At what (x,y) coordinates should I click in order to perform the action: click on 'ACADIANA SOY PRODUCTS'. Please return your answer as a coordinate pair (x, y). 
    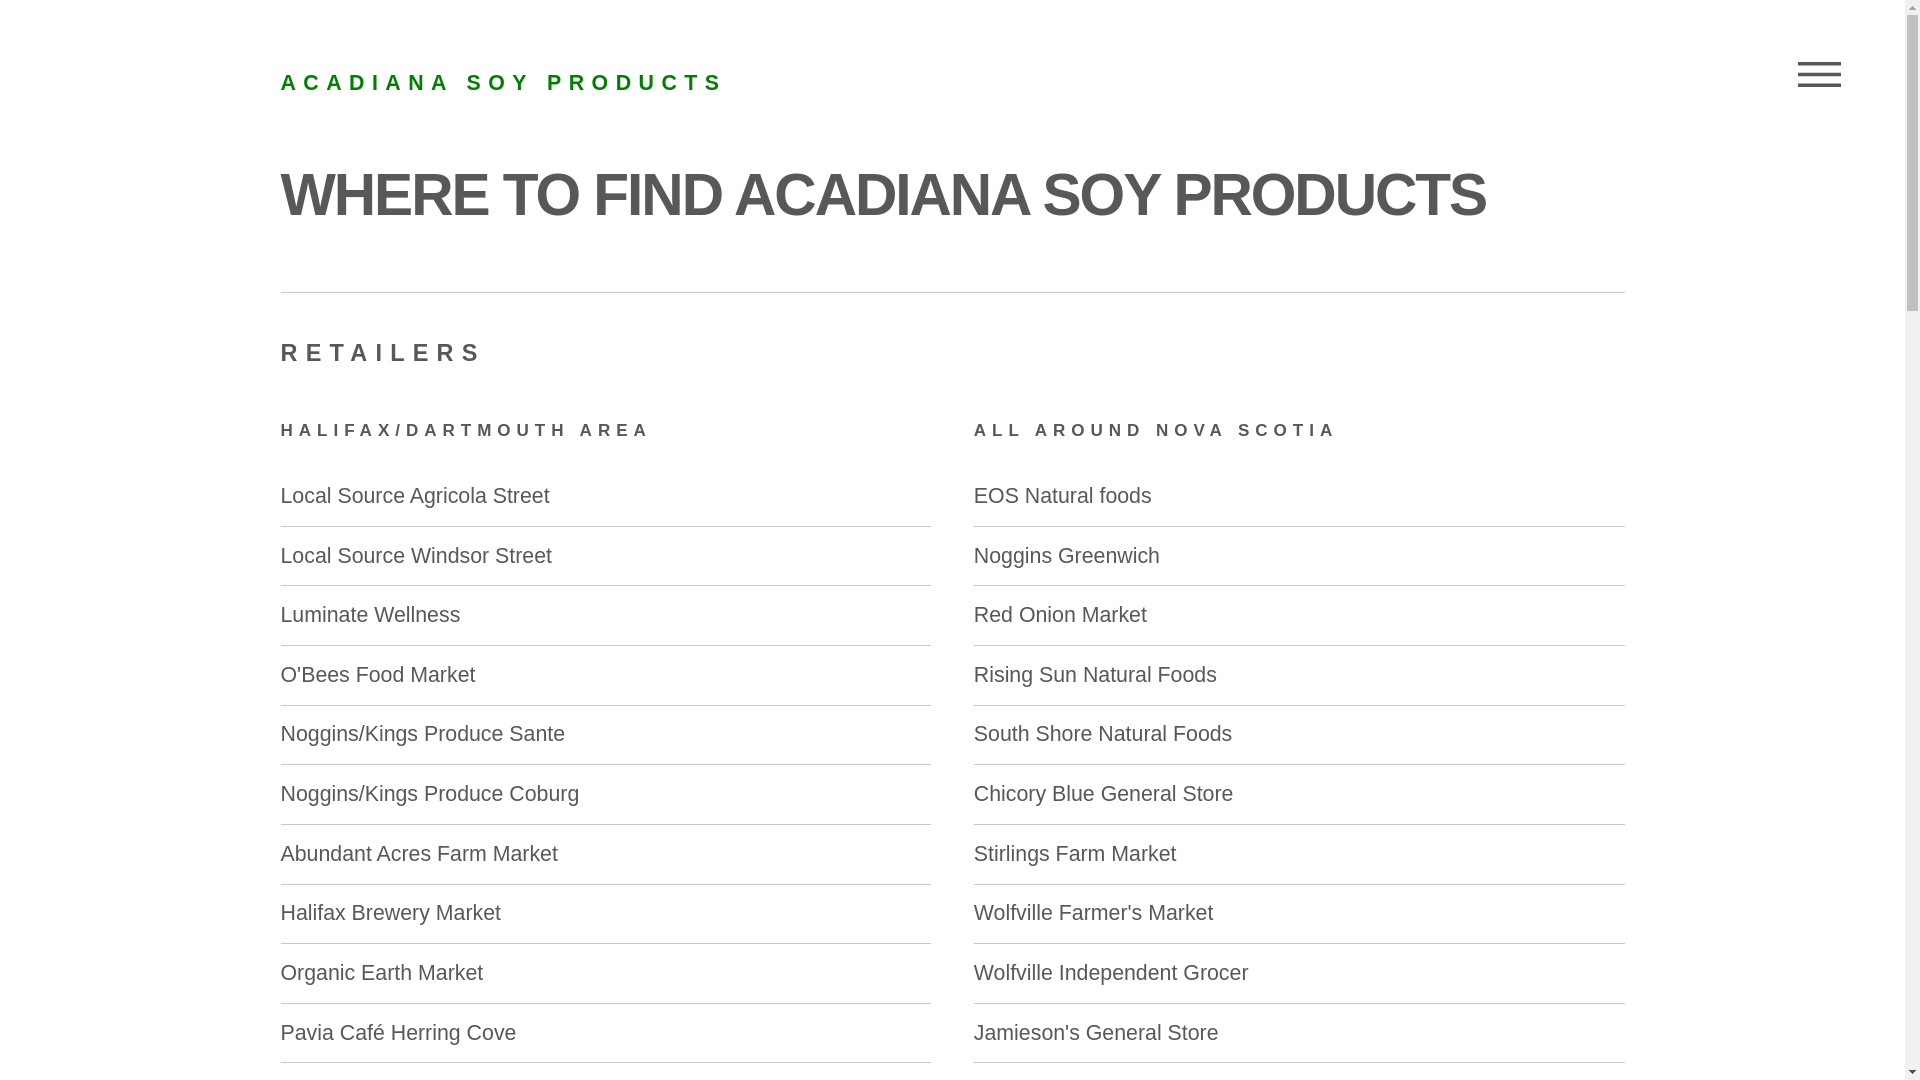
    Looking at the image, I should click on (503, 82).